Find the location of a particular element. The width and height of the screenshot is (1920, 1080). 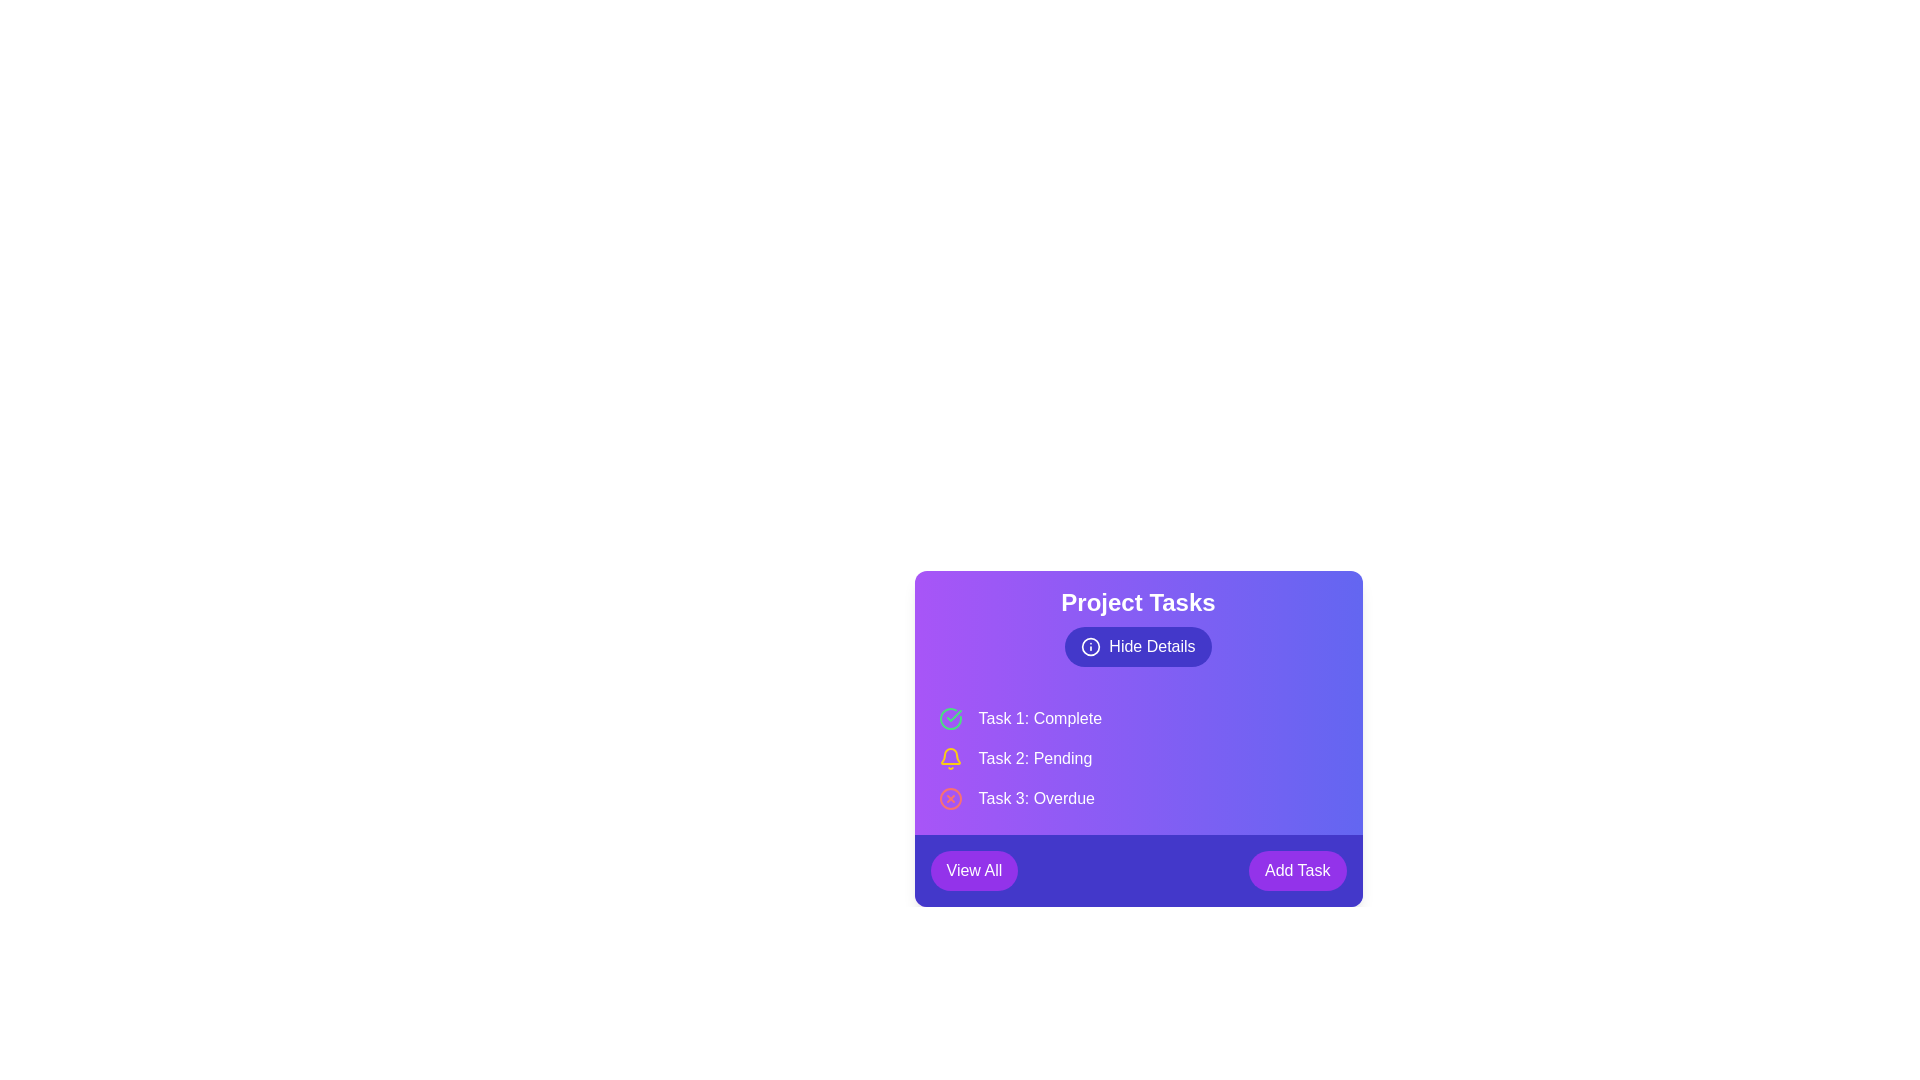

the confirmation icon with a green outline and tick mark located to the left of the text 'Task 1: Complete' in the 'Project Tasks' interface is located at coordinates (949, 717).